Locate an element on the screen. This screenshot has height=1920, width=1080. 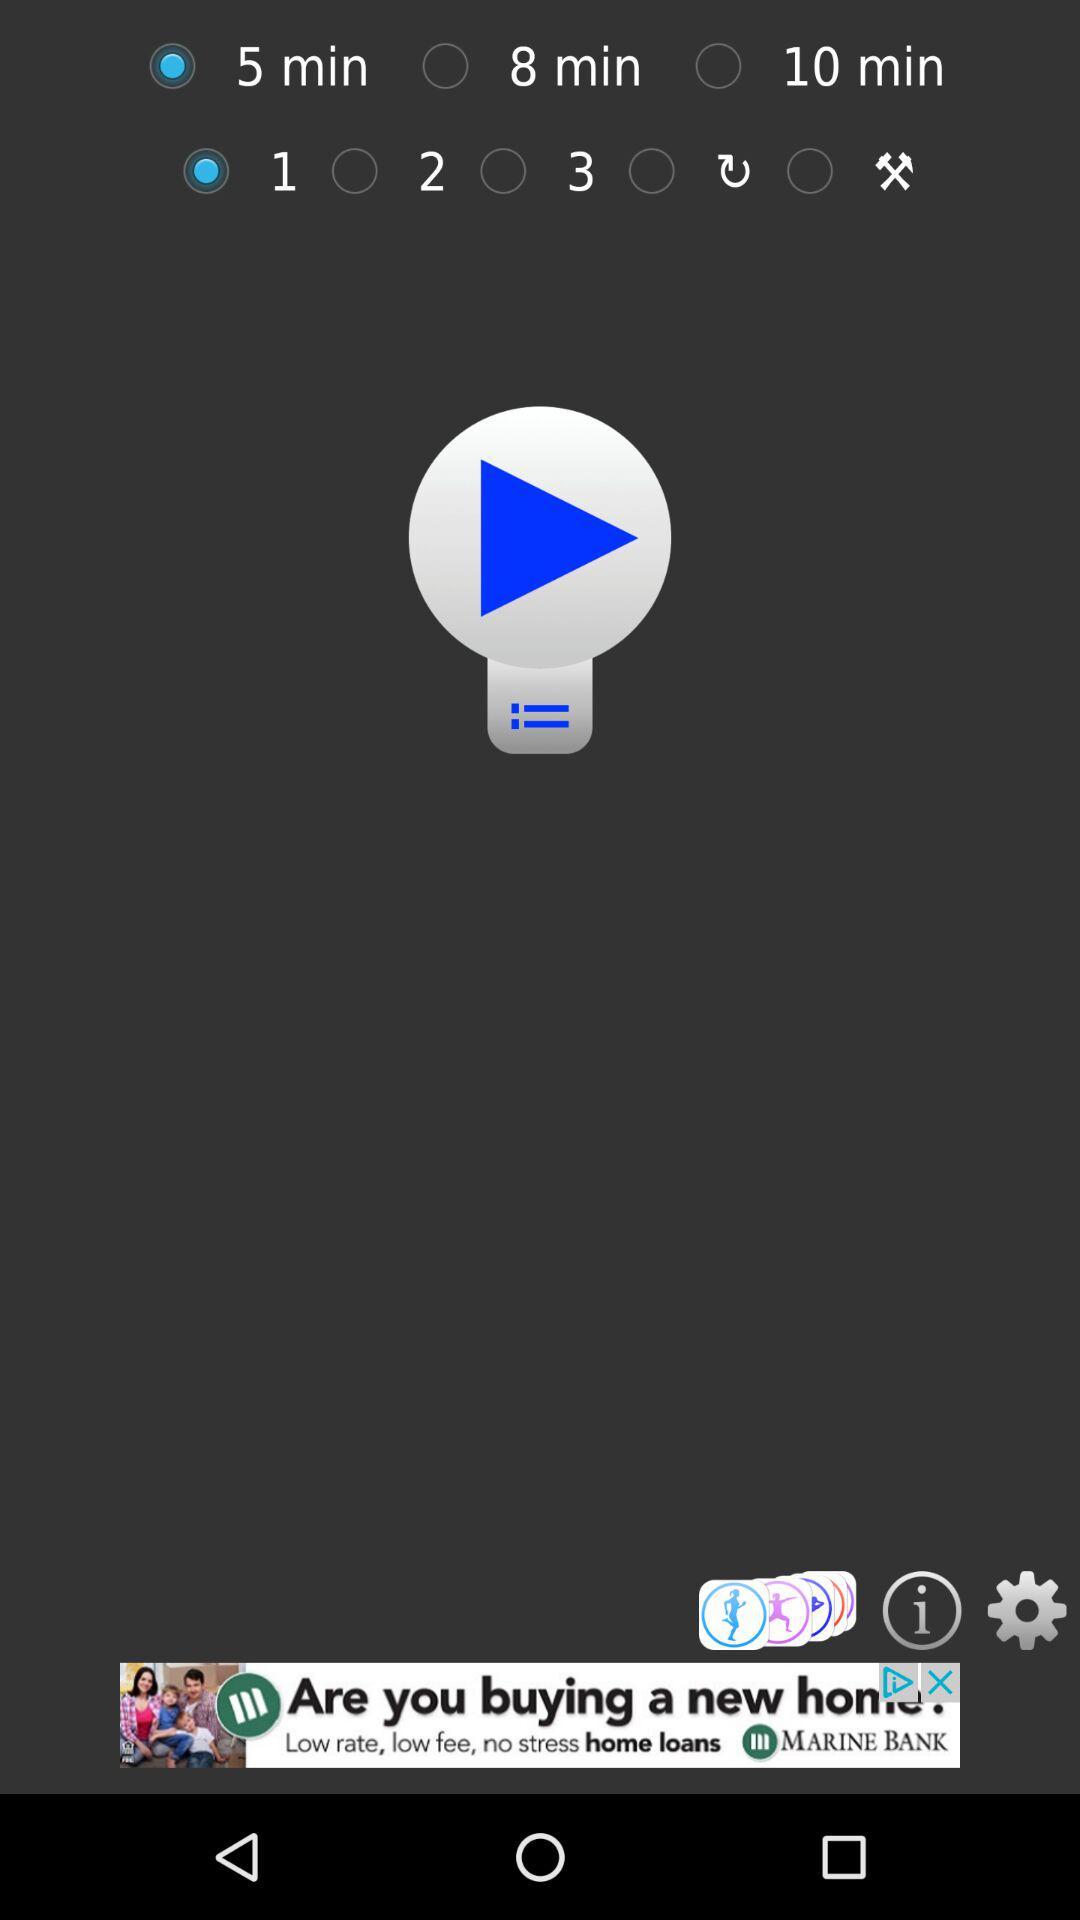
advertisement is located at coordinates (540, 1727).